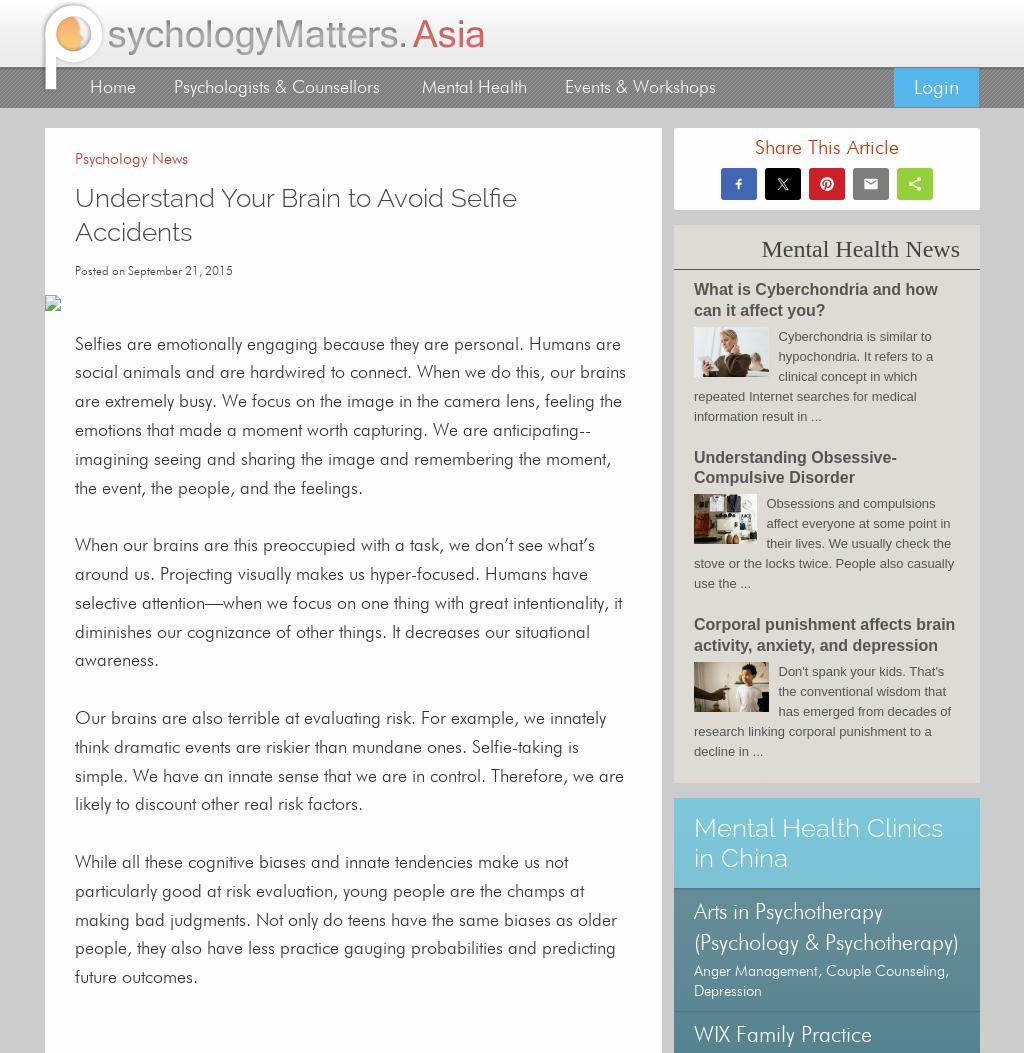 The image size is (1024, 1053). What do you see at coordinates (817, 840) in the screenshot?
I see `'Mental Health Clinics in China'` at bounding box center [817, 840].